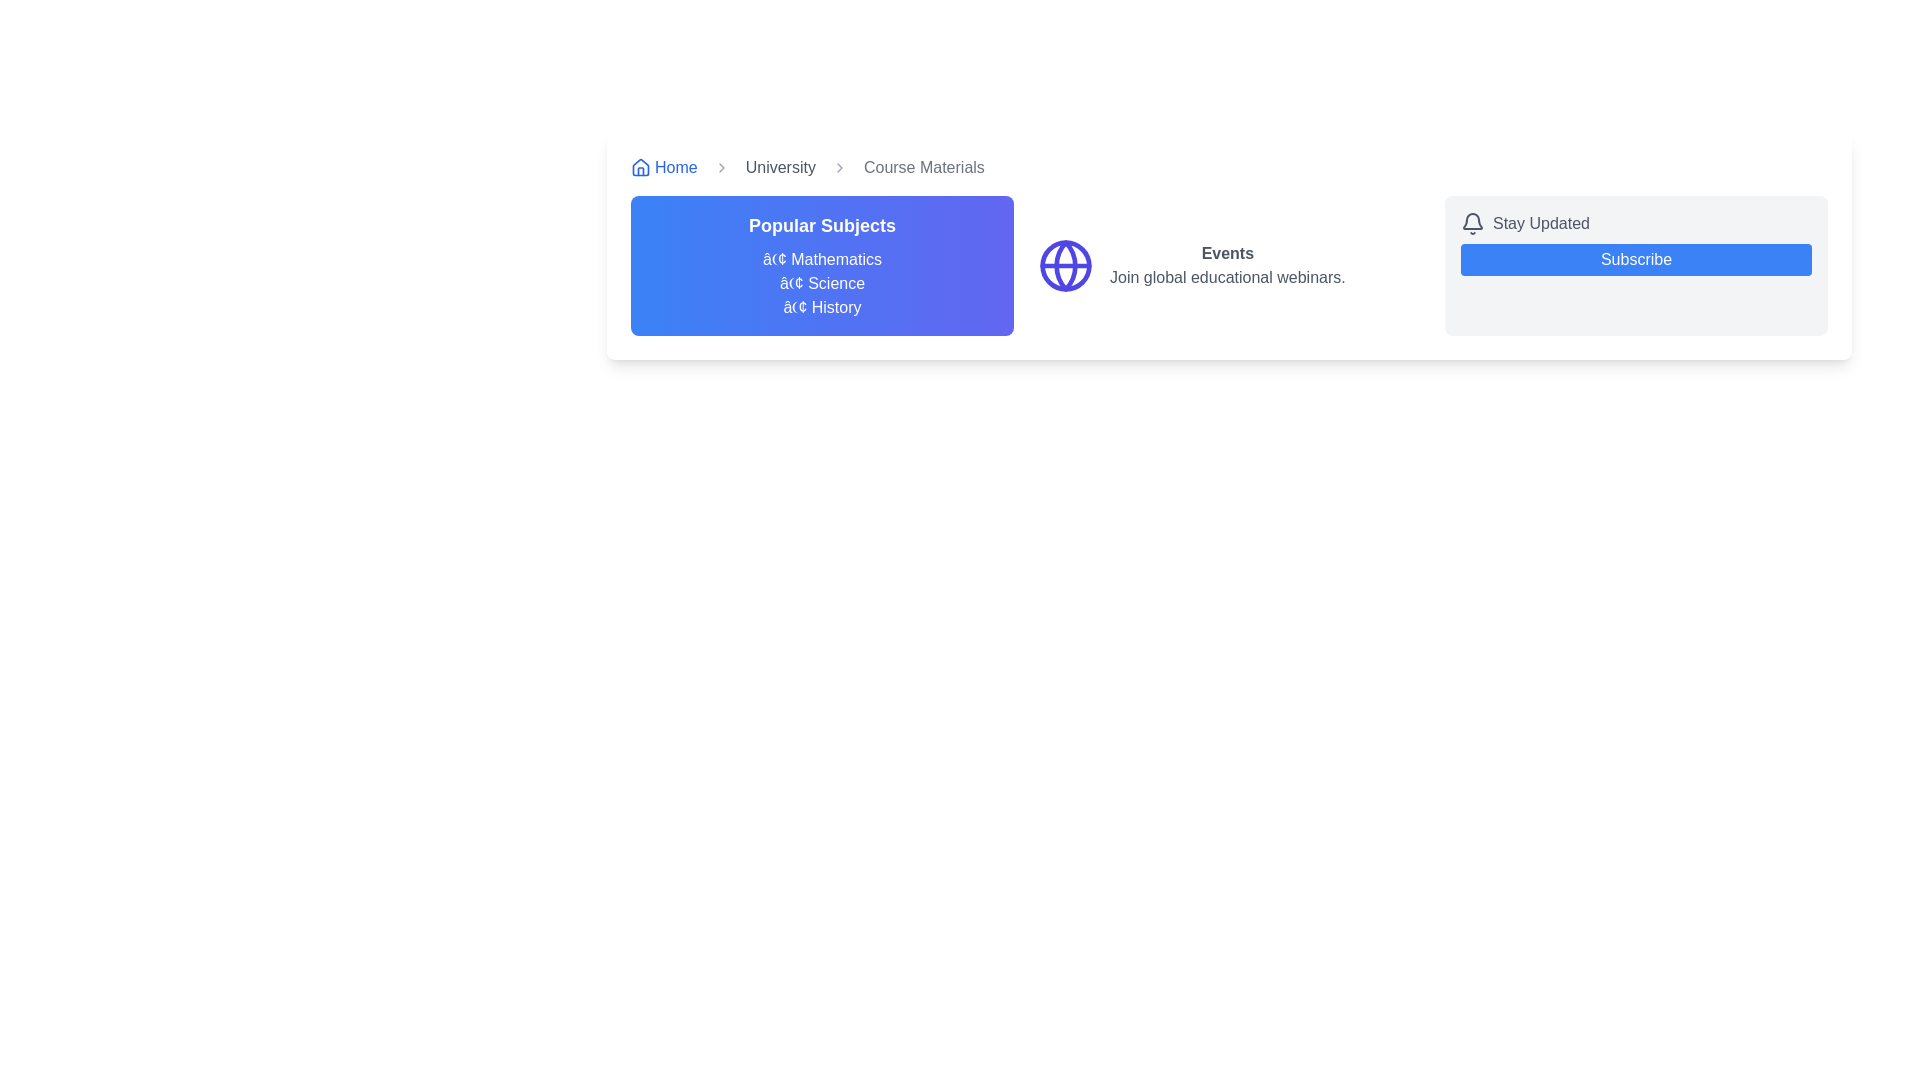 The height and width of the screenshot is (1080, 1920). I want to click on the 'University' link in the breadcrumb navigation bar to change its text color, so click(779, 166).